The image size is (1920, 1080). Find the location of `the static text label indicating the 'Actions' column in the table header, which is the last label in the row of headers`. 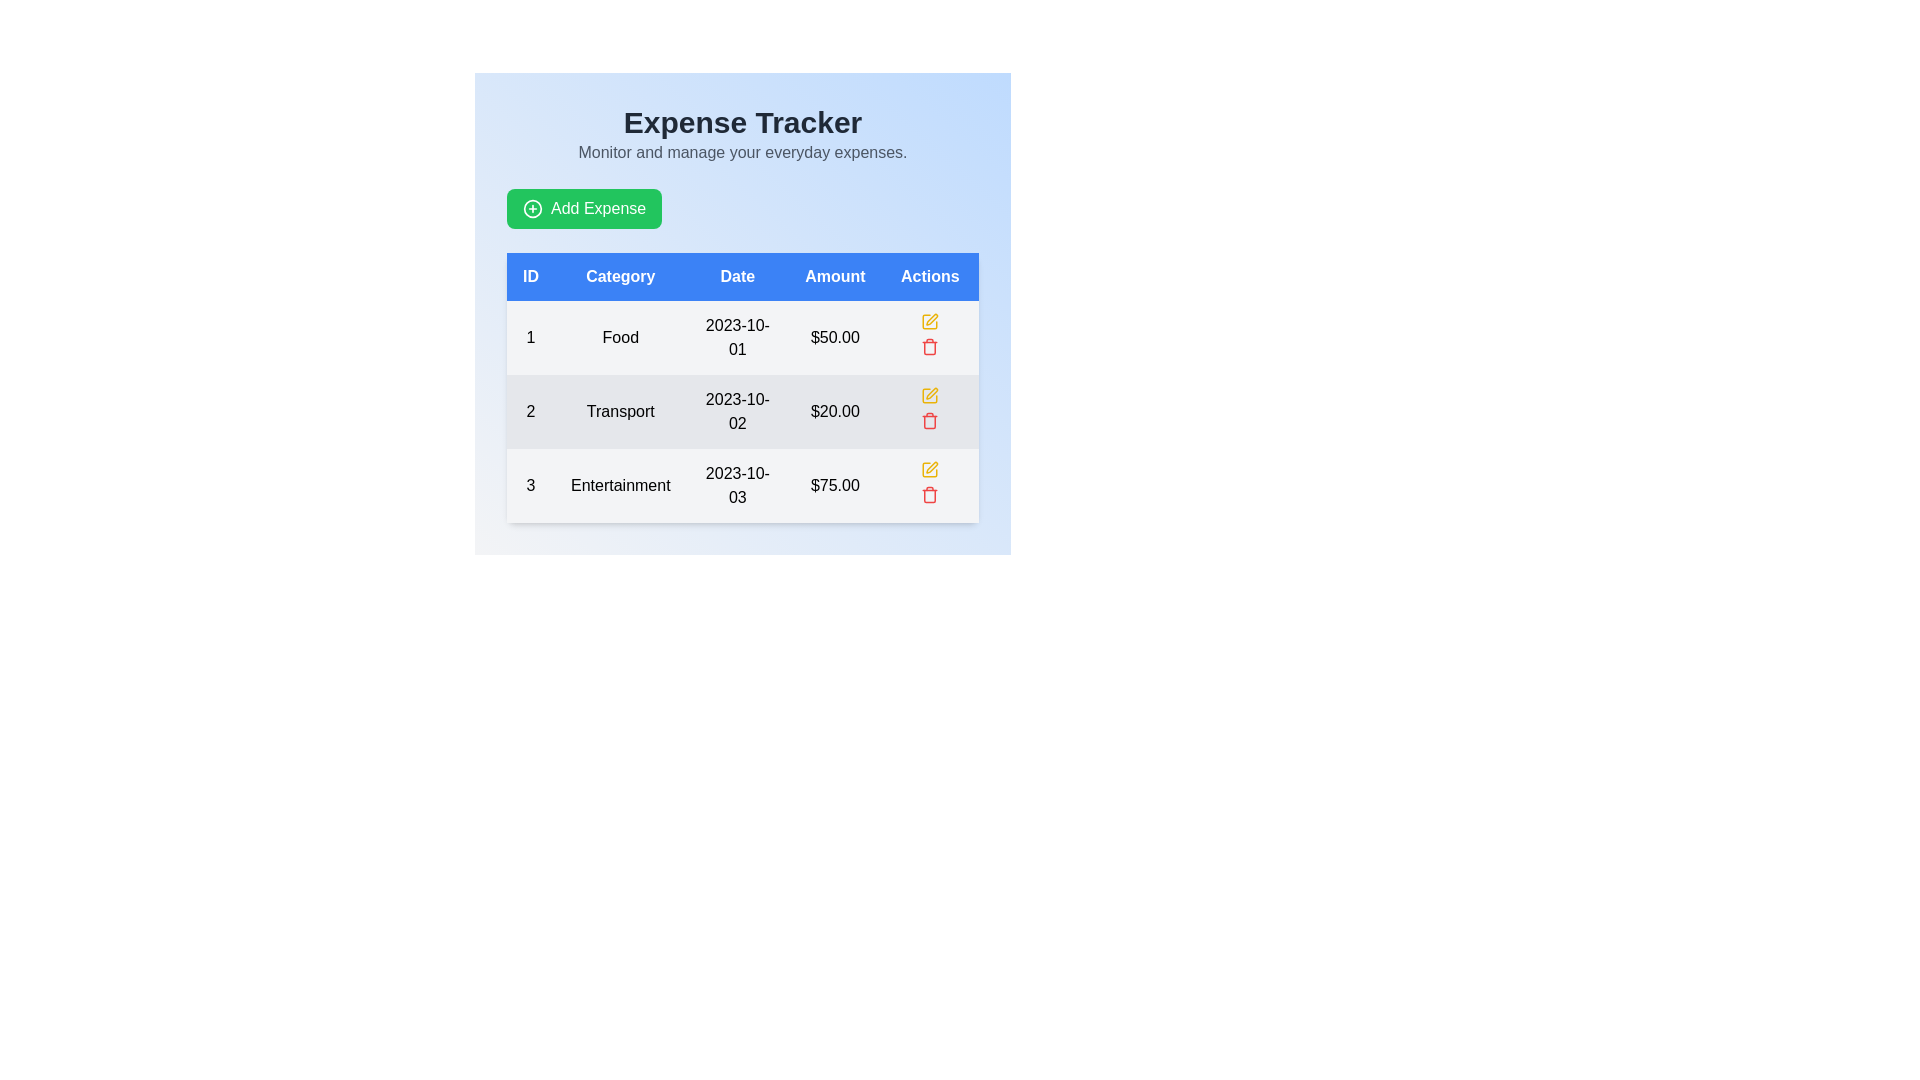

the static text label indicating the 'Actions' column in the table header, which is the last label in the row of headers is located at coordinates (929, 277).